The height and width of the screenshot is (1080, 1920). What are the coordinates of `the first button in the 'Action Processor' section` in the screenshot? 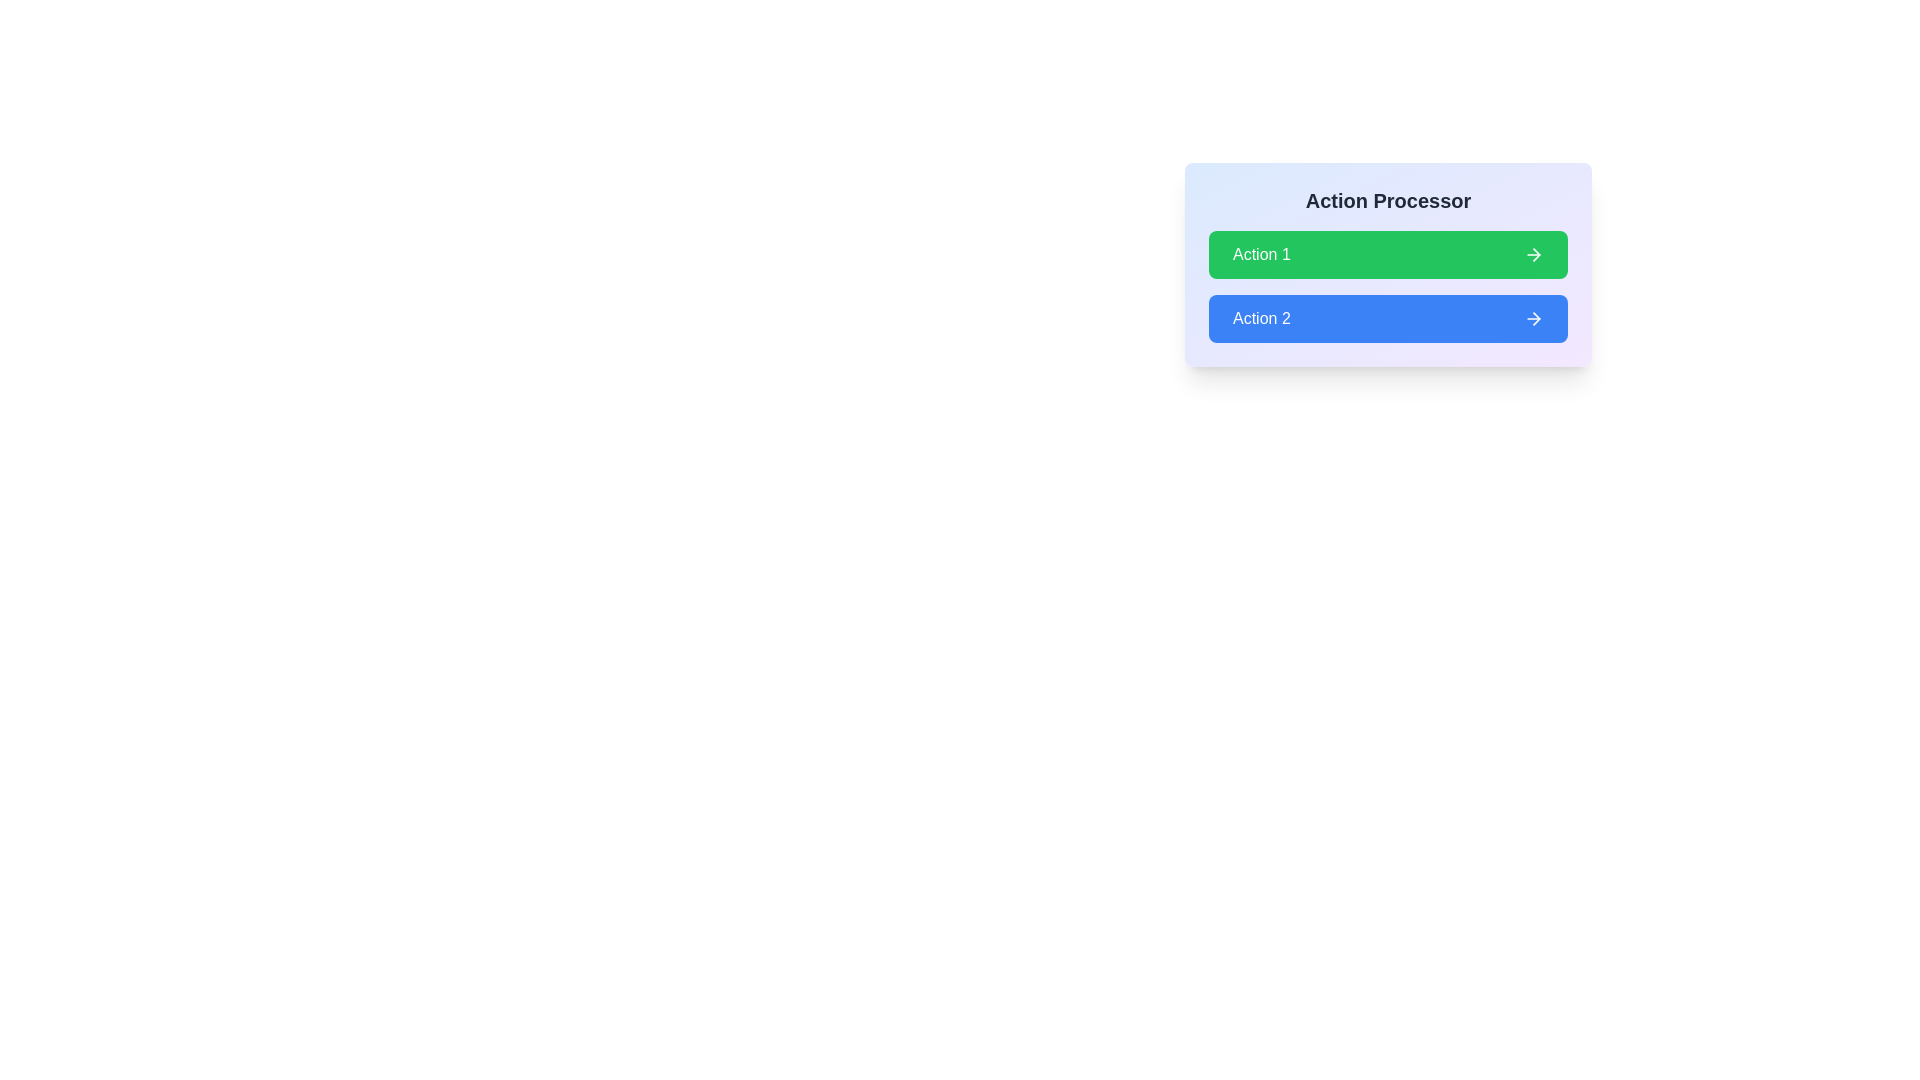 It's located at (1387, 264).